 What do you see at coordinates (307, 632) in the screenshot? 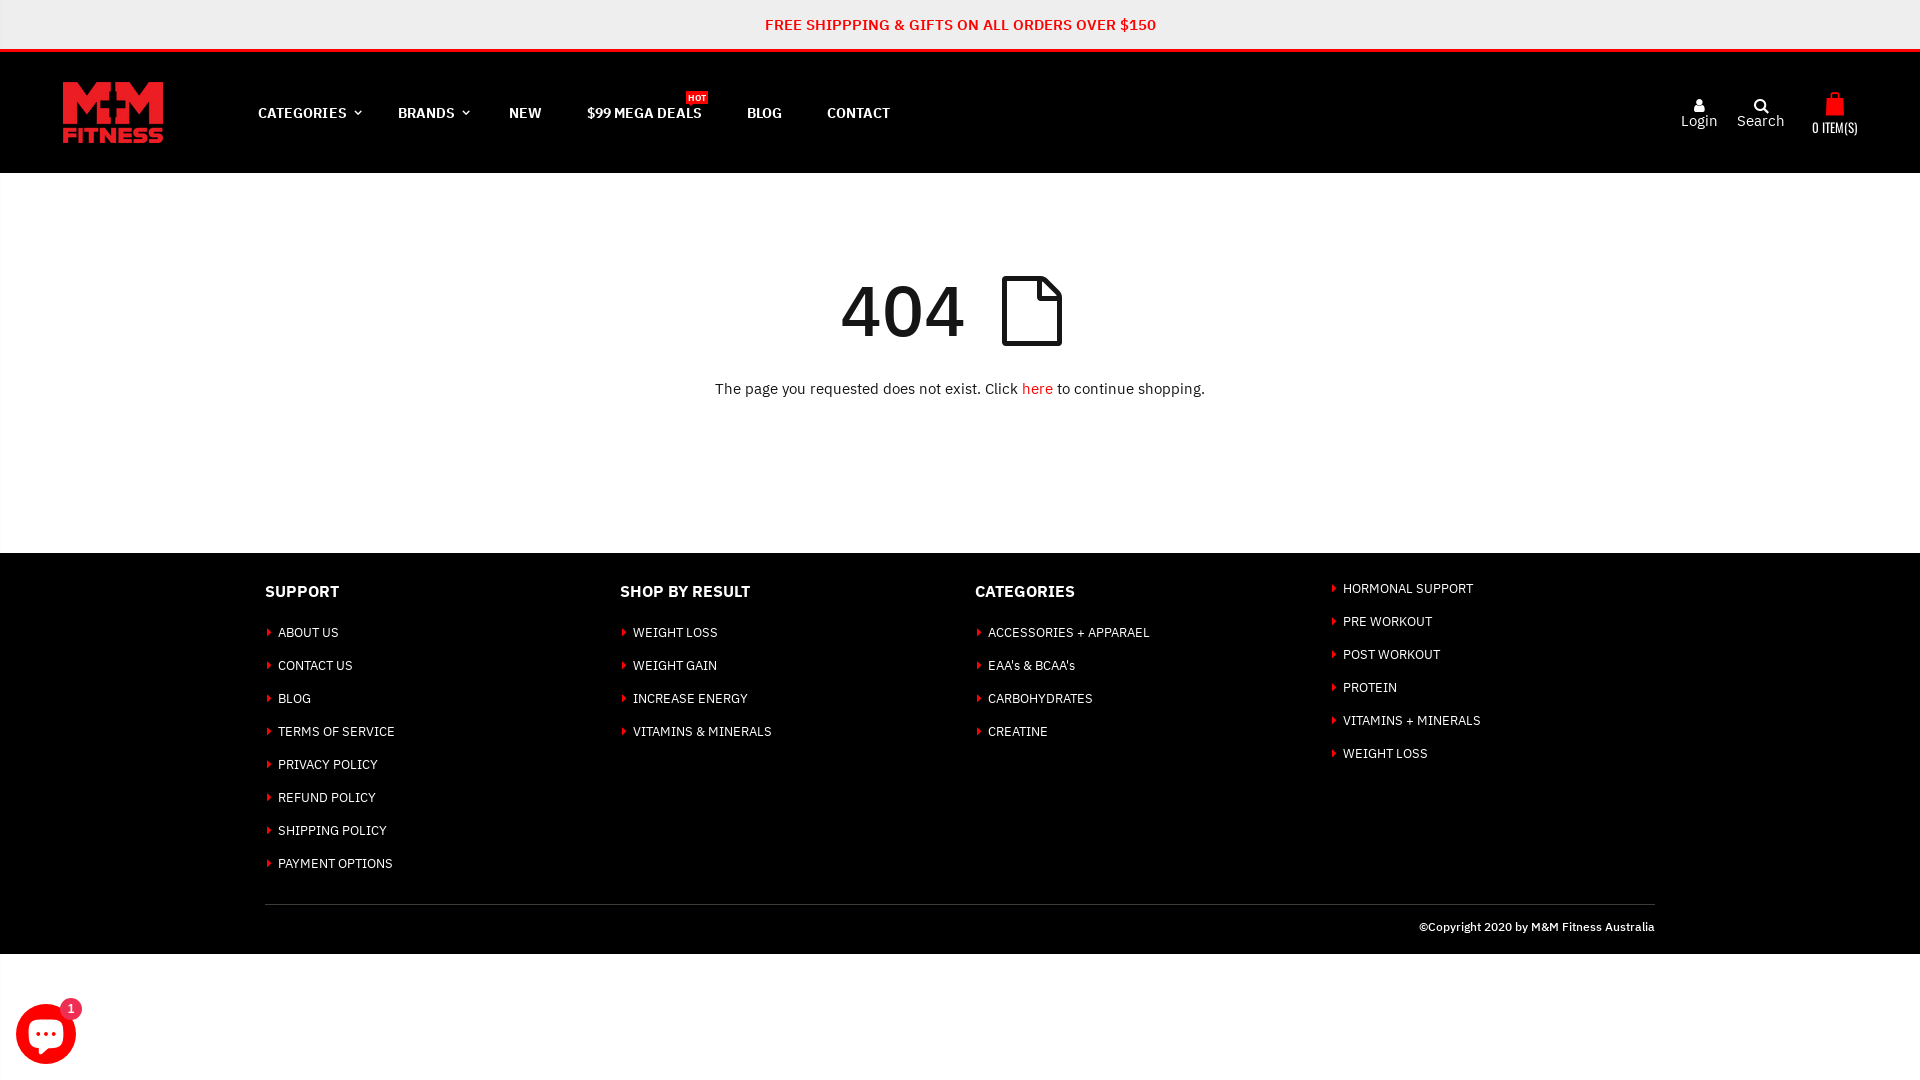
I see `'ABOUT US'` at bounding box center [307, 632].